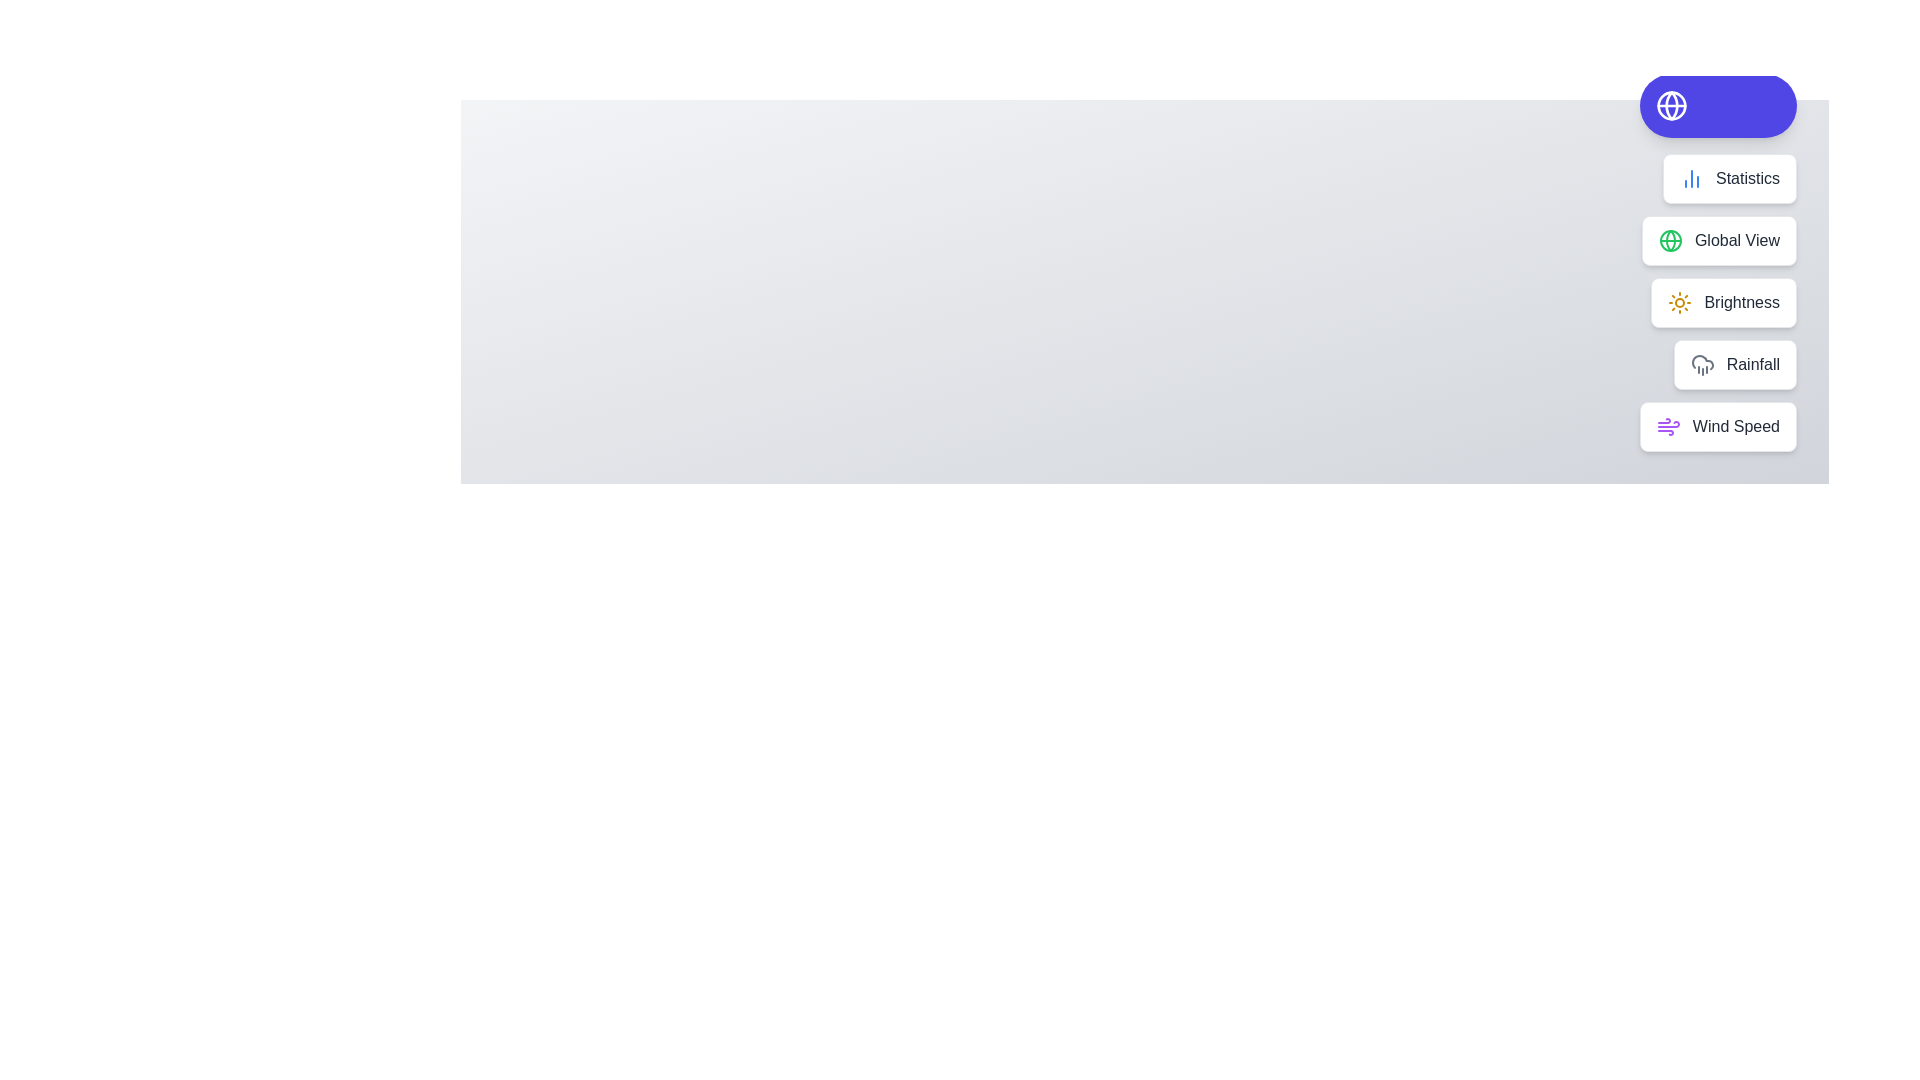 This screenshot has height=1080, width=1920. Describe the element at coordinates (1718, 239) in the screenshot. I see `the action Global View from the speed dial` at that location.